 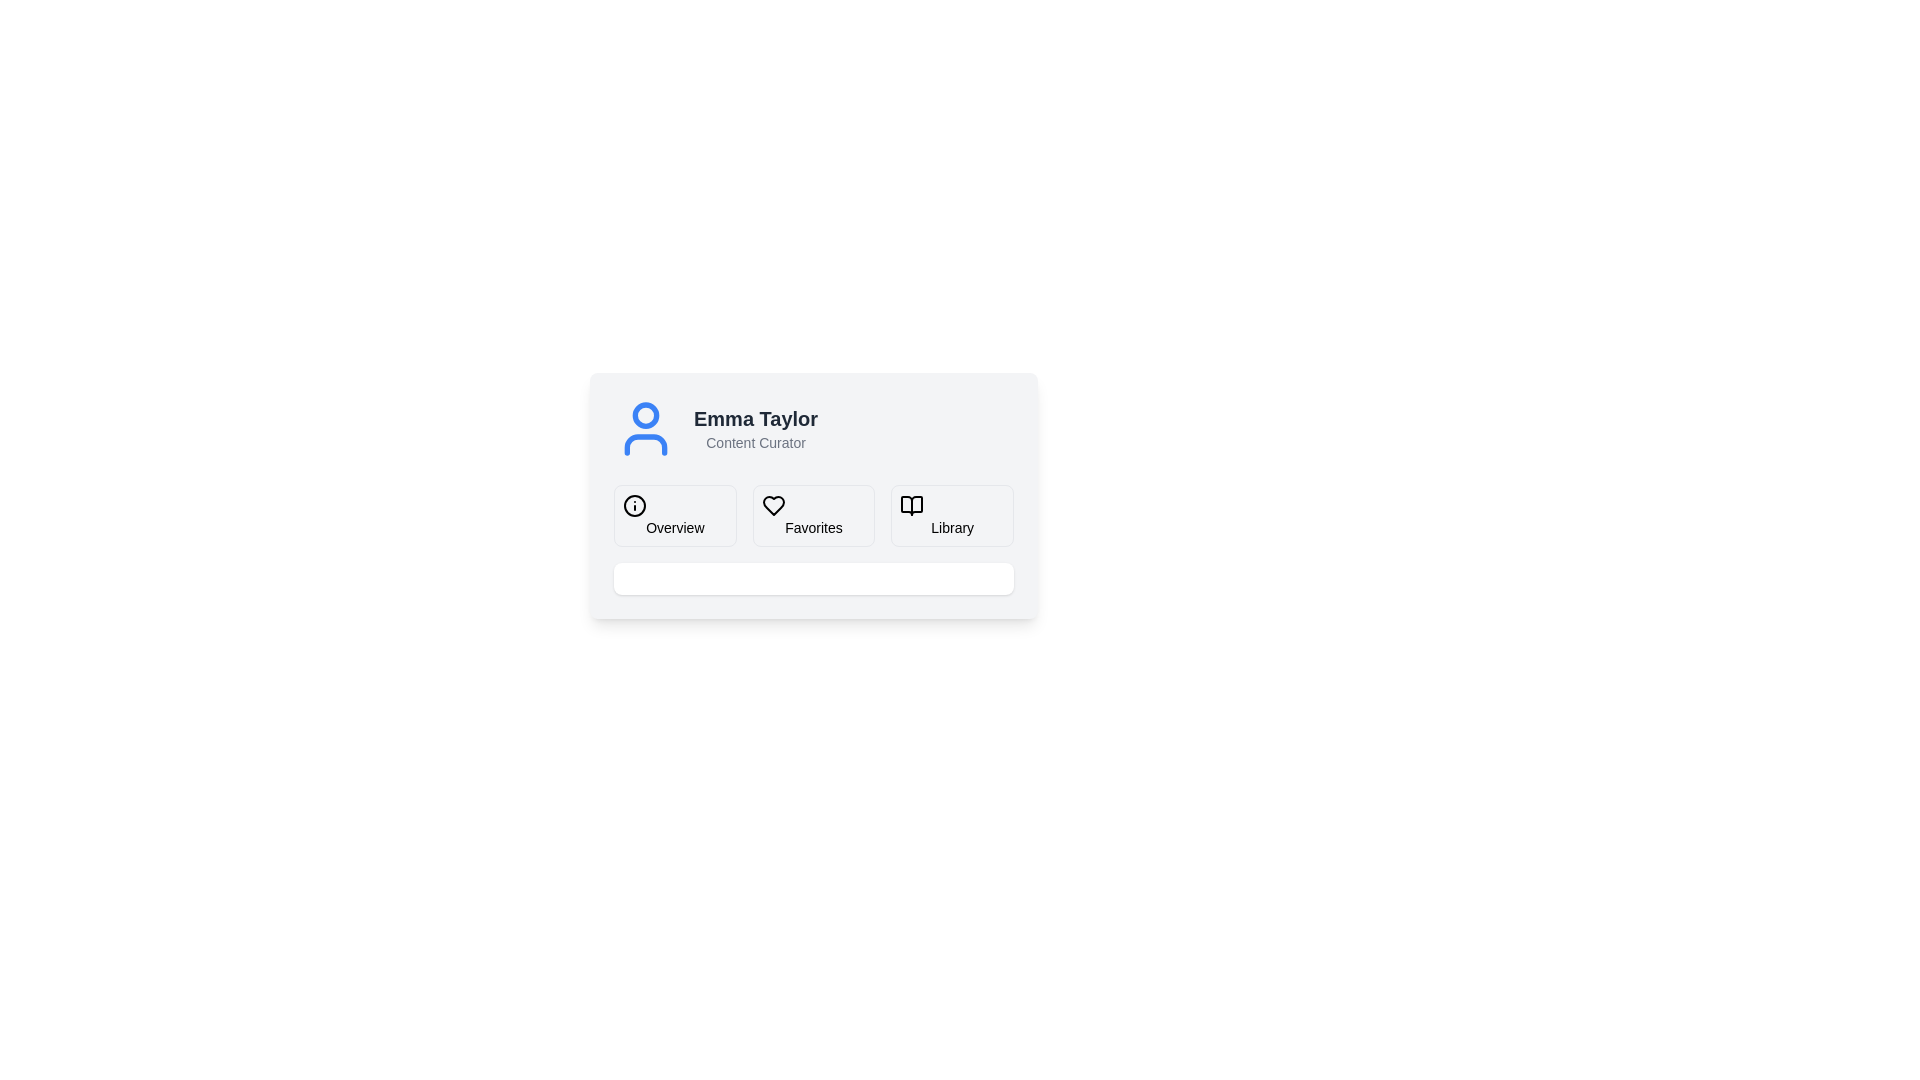 What do you see at coordinates (675, 515) in the screenshot?
I see `the 'Overview' button, which is the first item in a horizontal group of navigation tools` at bounding box center [675, 515].